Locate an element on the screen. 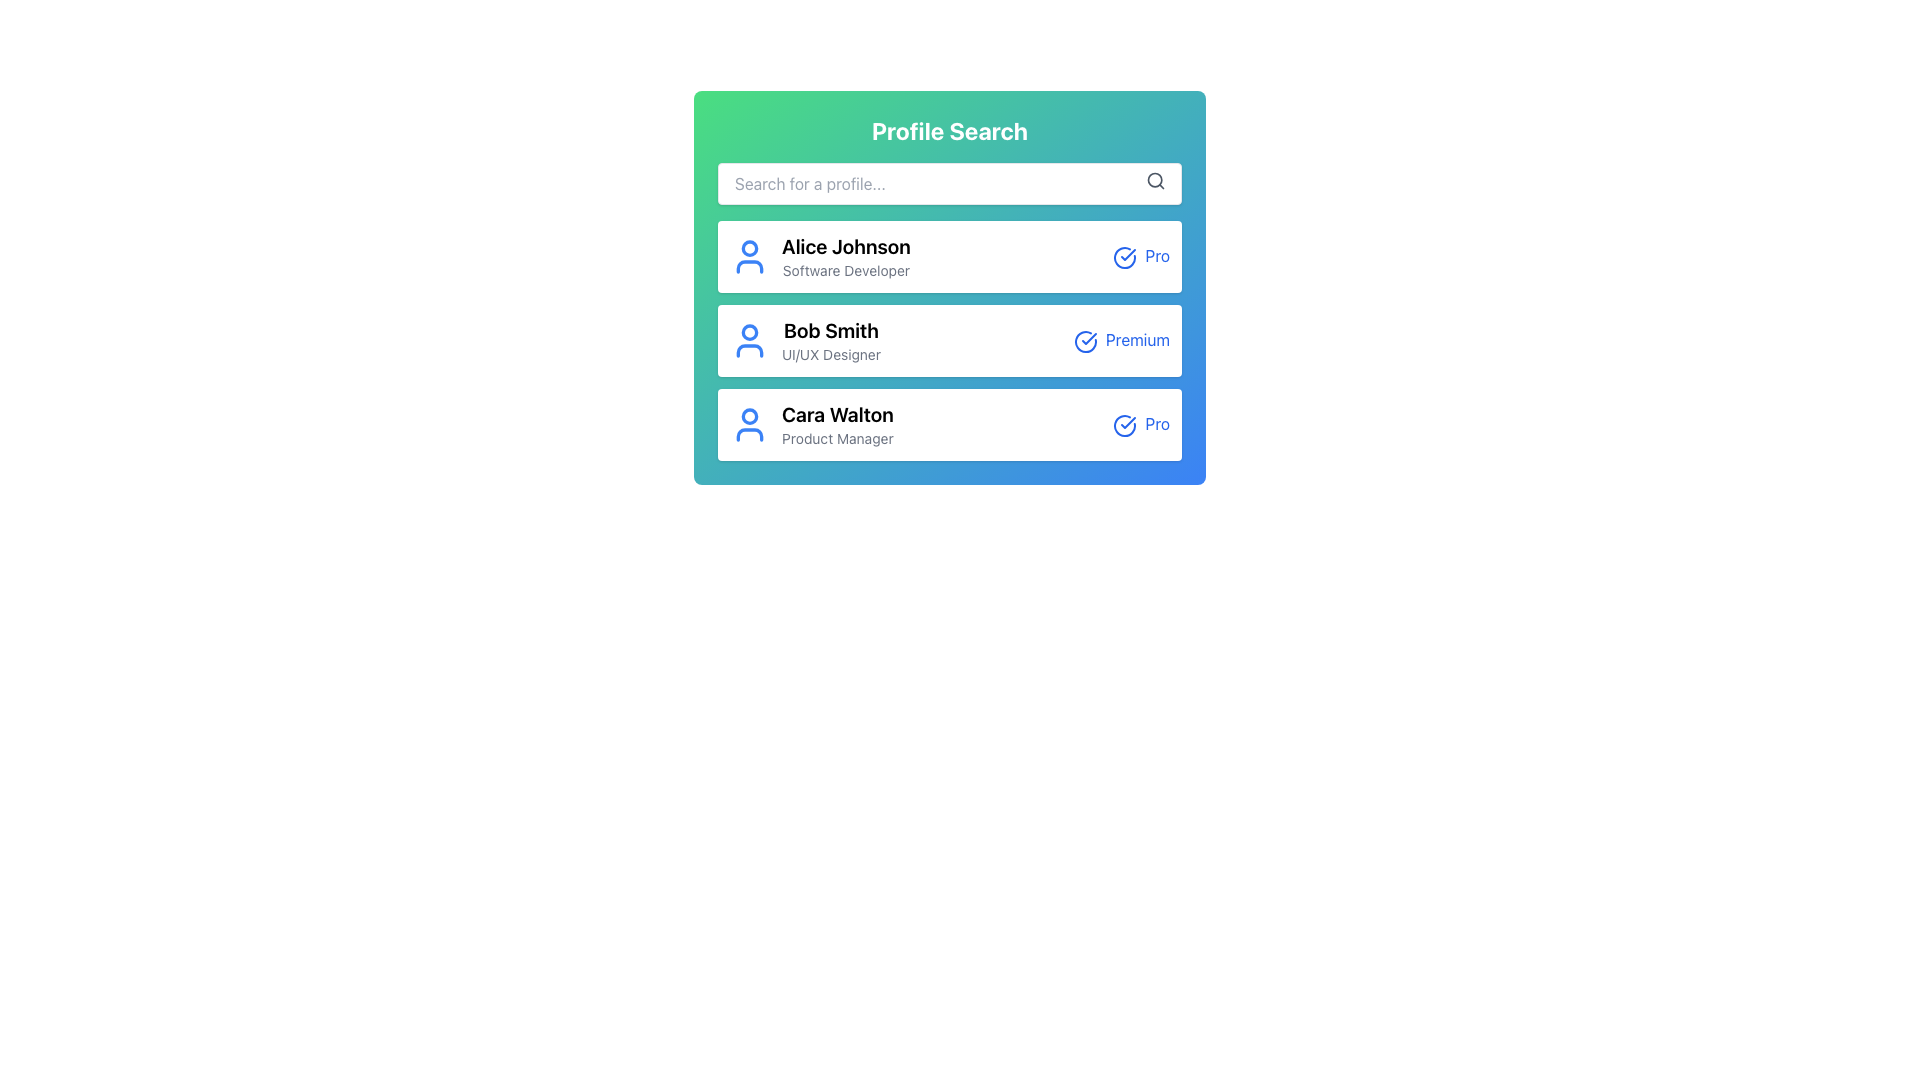  the 'Pro.' label, which is a blue textual label with a checkmark icon to its left, positioned in the far right of the third row, next to the 'Product Manager' text is located at coordinates (1141, 423).